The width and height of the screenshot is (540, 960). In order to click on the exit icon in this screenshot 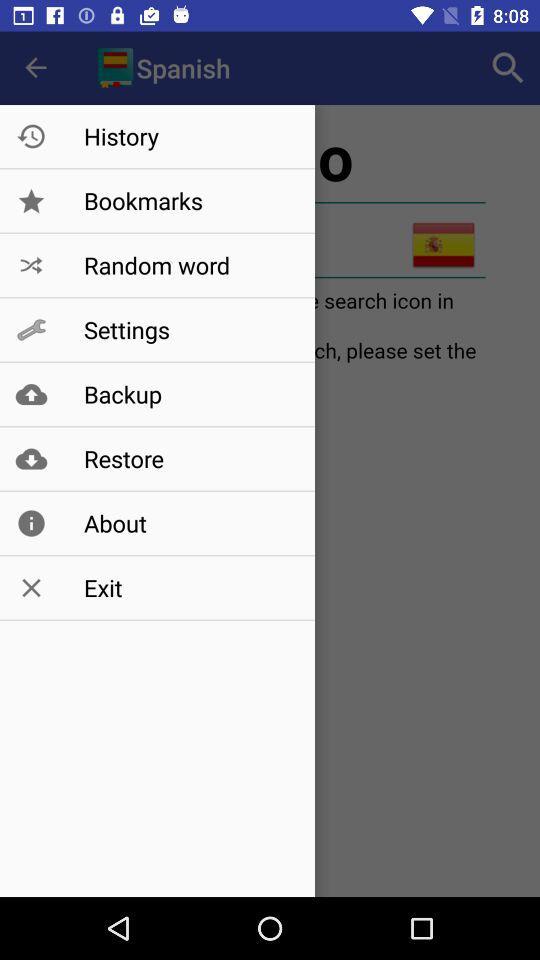, I will do `click(189, 588)`.